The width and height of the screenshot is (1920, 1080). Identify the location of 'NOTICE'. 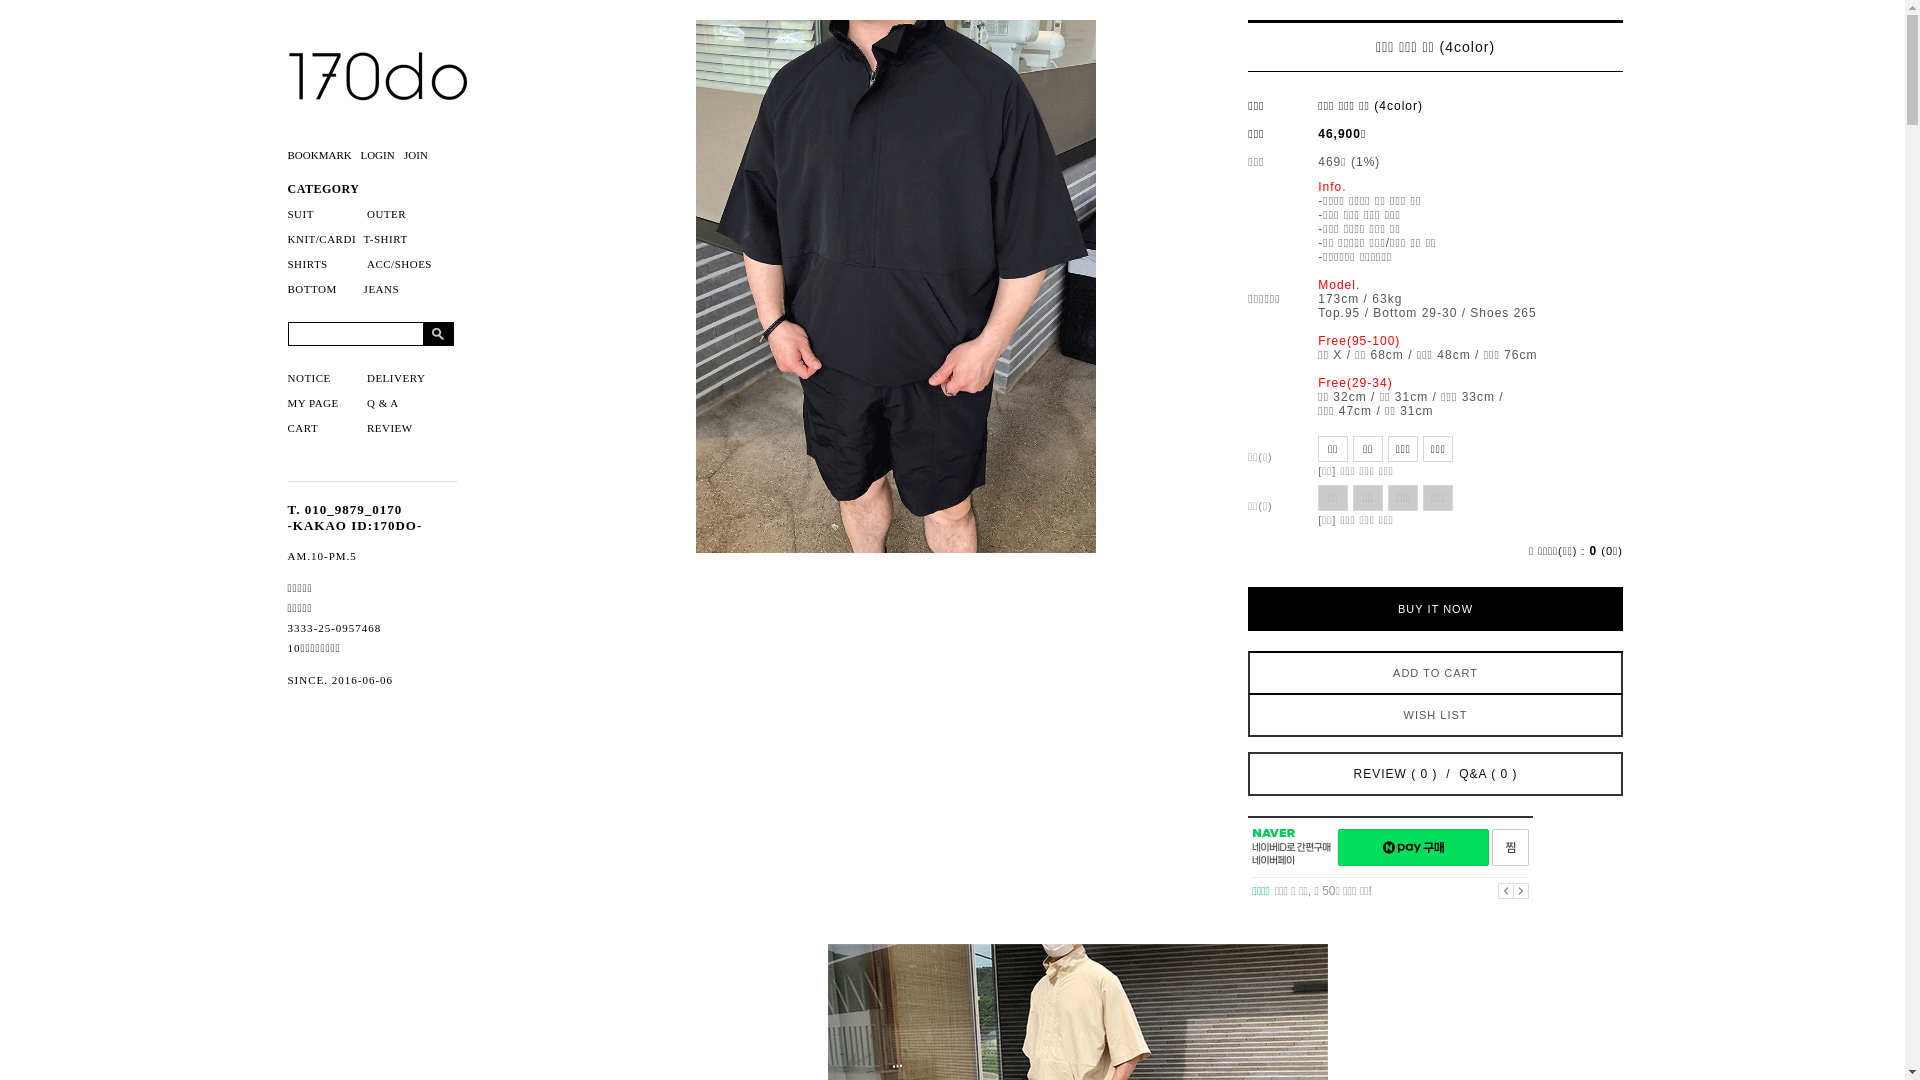
(308, 378).